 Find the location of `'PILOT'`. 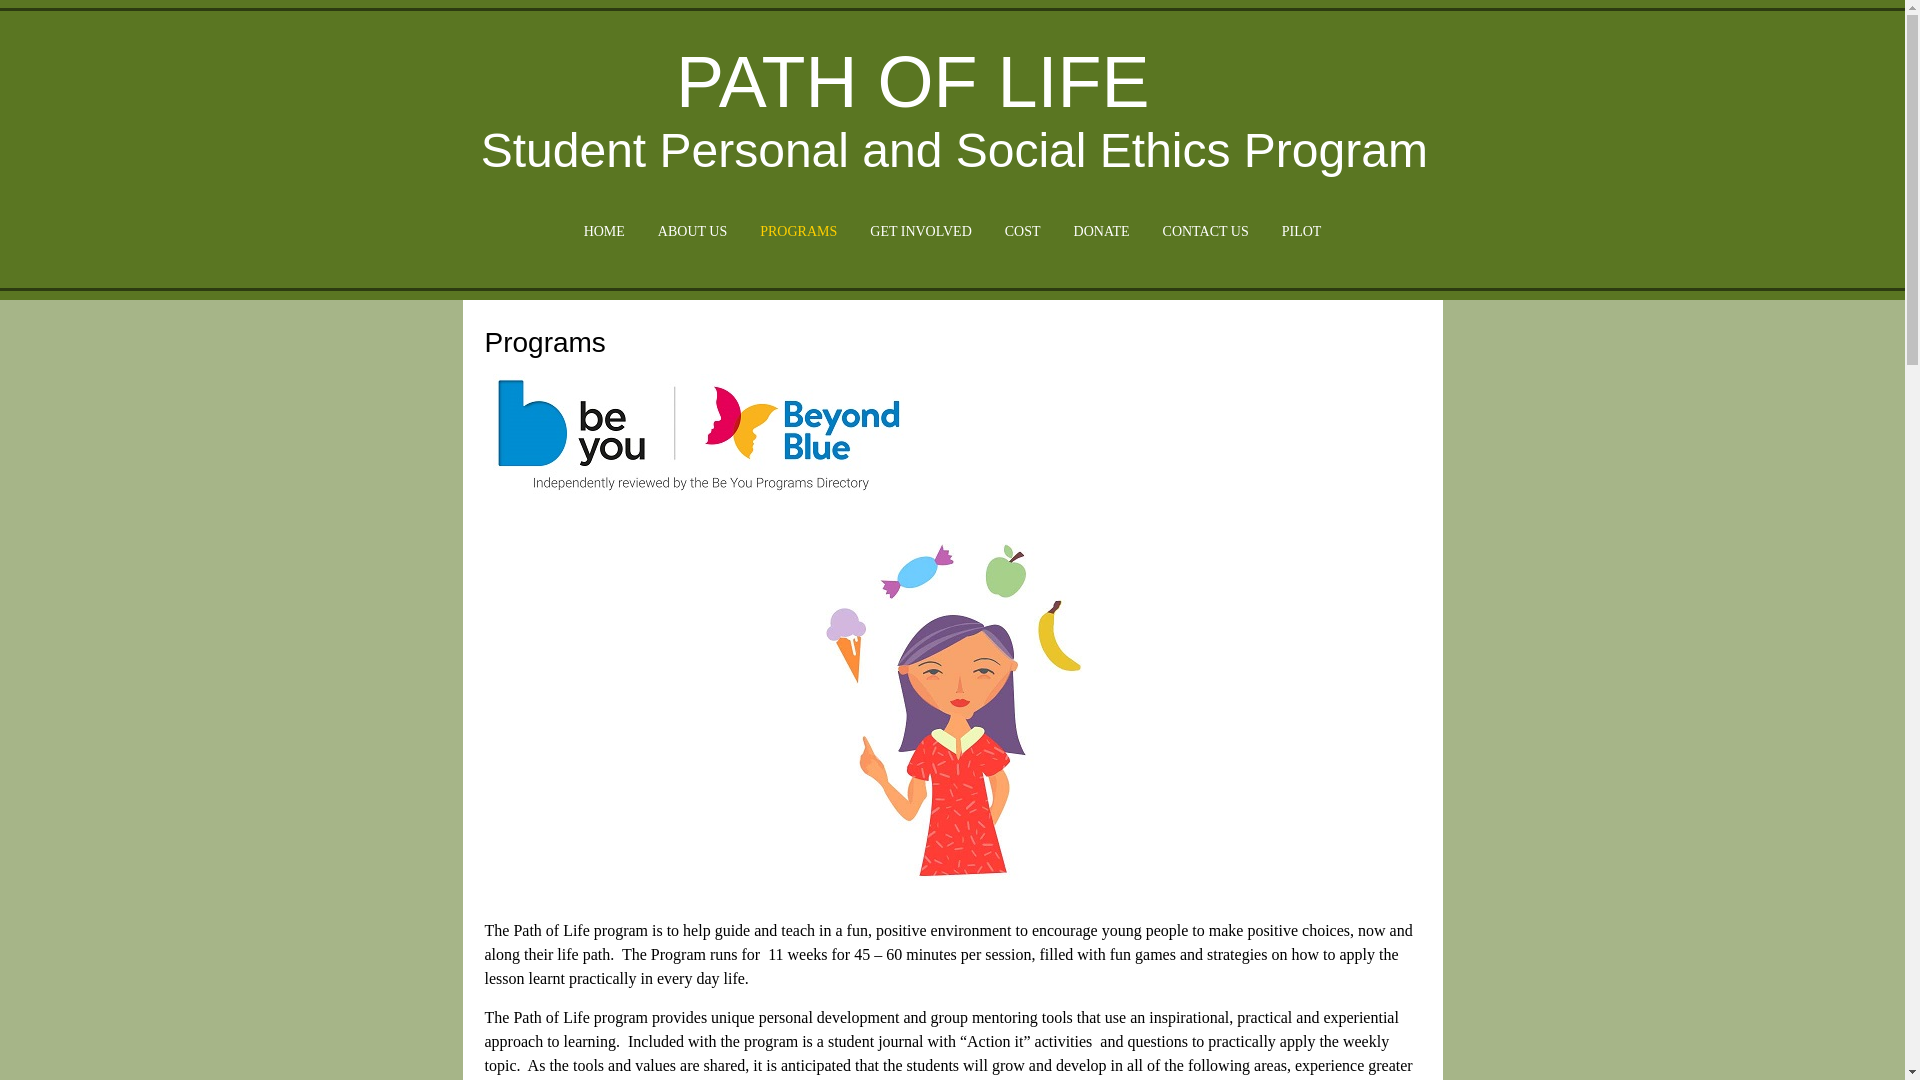

'PILOT' is located at coordinates (1301, 230).